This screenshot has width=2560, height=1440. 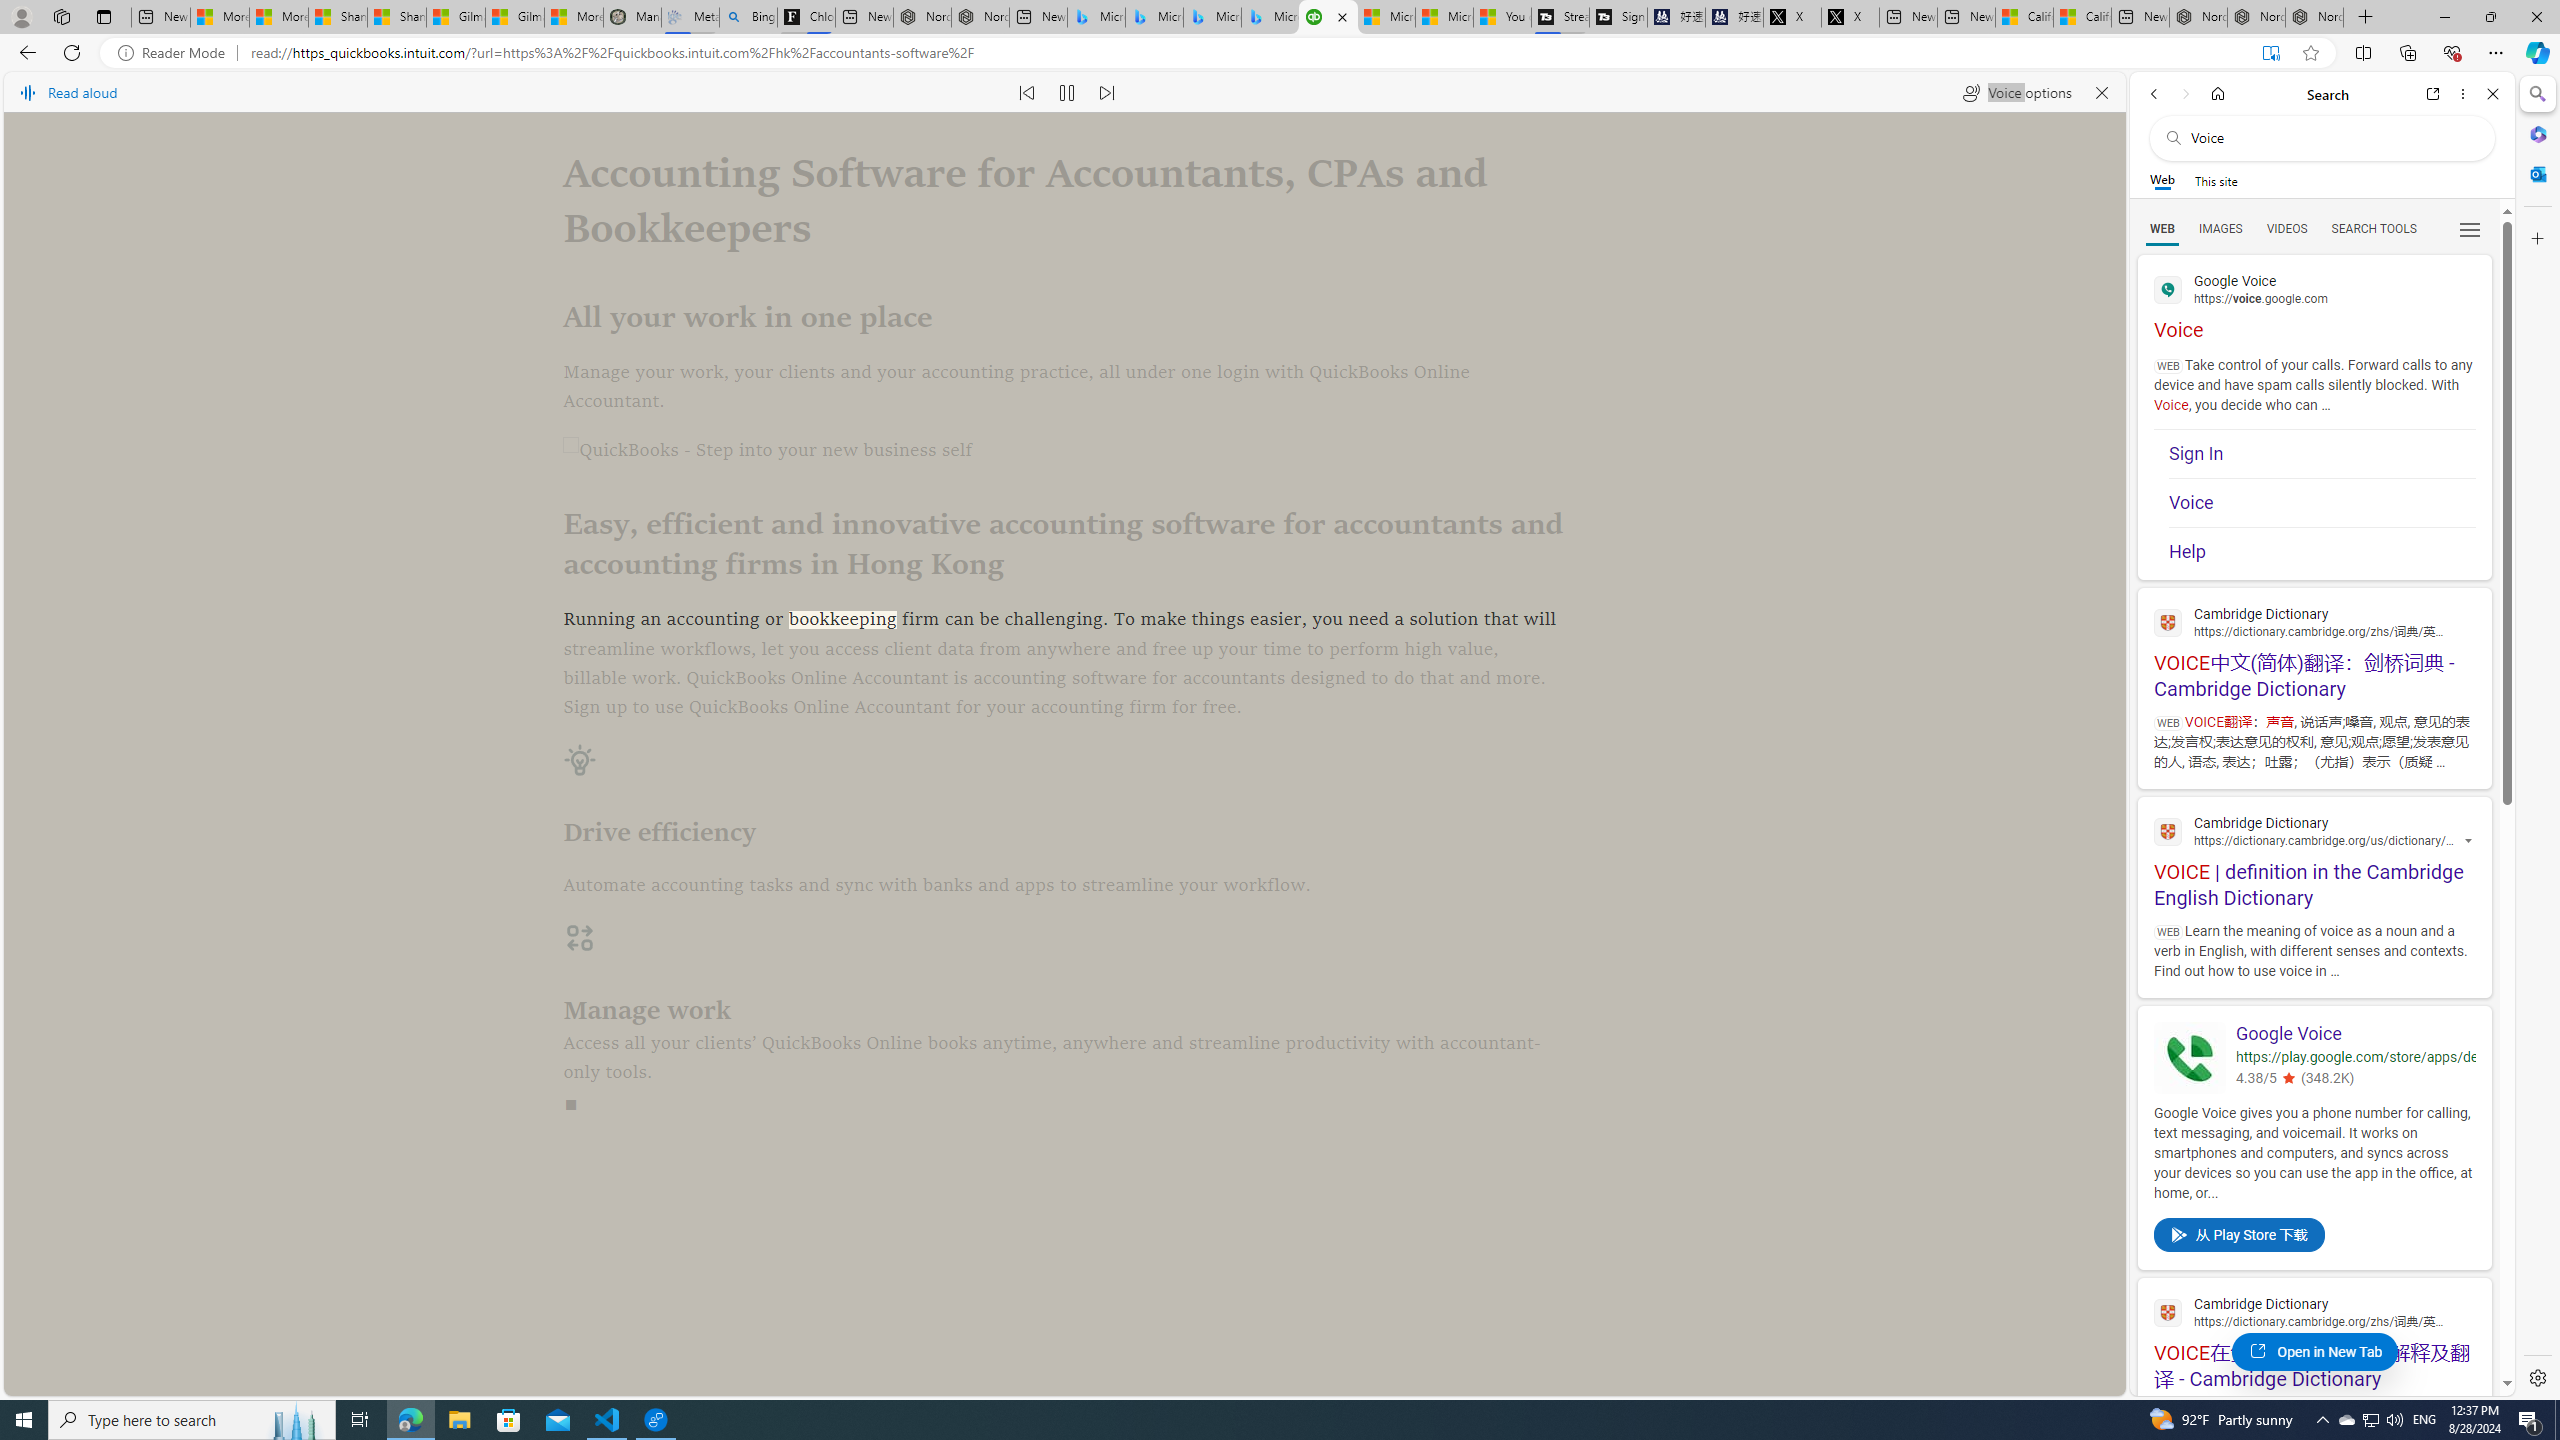 What do you see at coordinates (2286, 1079) in the screenshot?
I see `'4.380543231964111'` at bounding box center [2286, 1079].